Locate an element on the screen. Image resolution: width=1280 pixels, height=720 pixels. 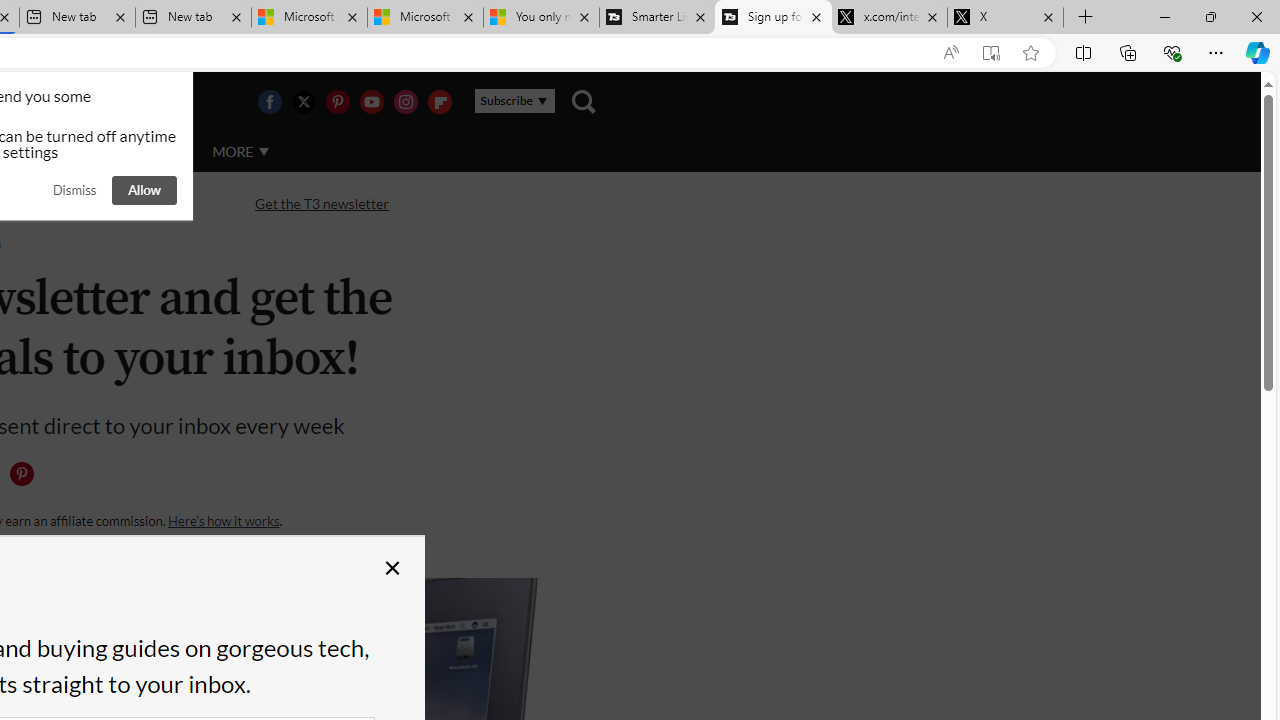
'Microsoft Start Sports' is located at coordinates (308, 17).